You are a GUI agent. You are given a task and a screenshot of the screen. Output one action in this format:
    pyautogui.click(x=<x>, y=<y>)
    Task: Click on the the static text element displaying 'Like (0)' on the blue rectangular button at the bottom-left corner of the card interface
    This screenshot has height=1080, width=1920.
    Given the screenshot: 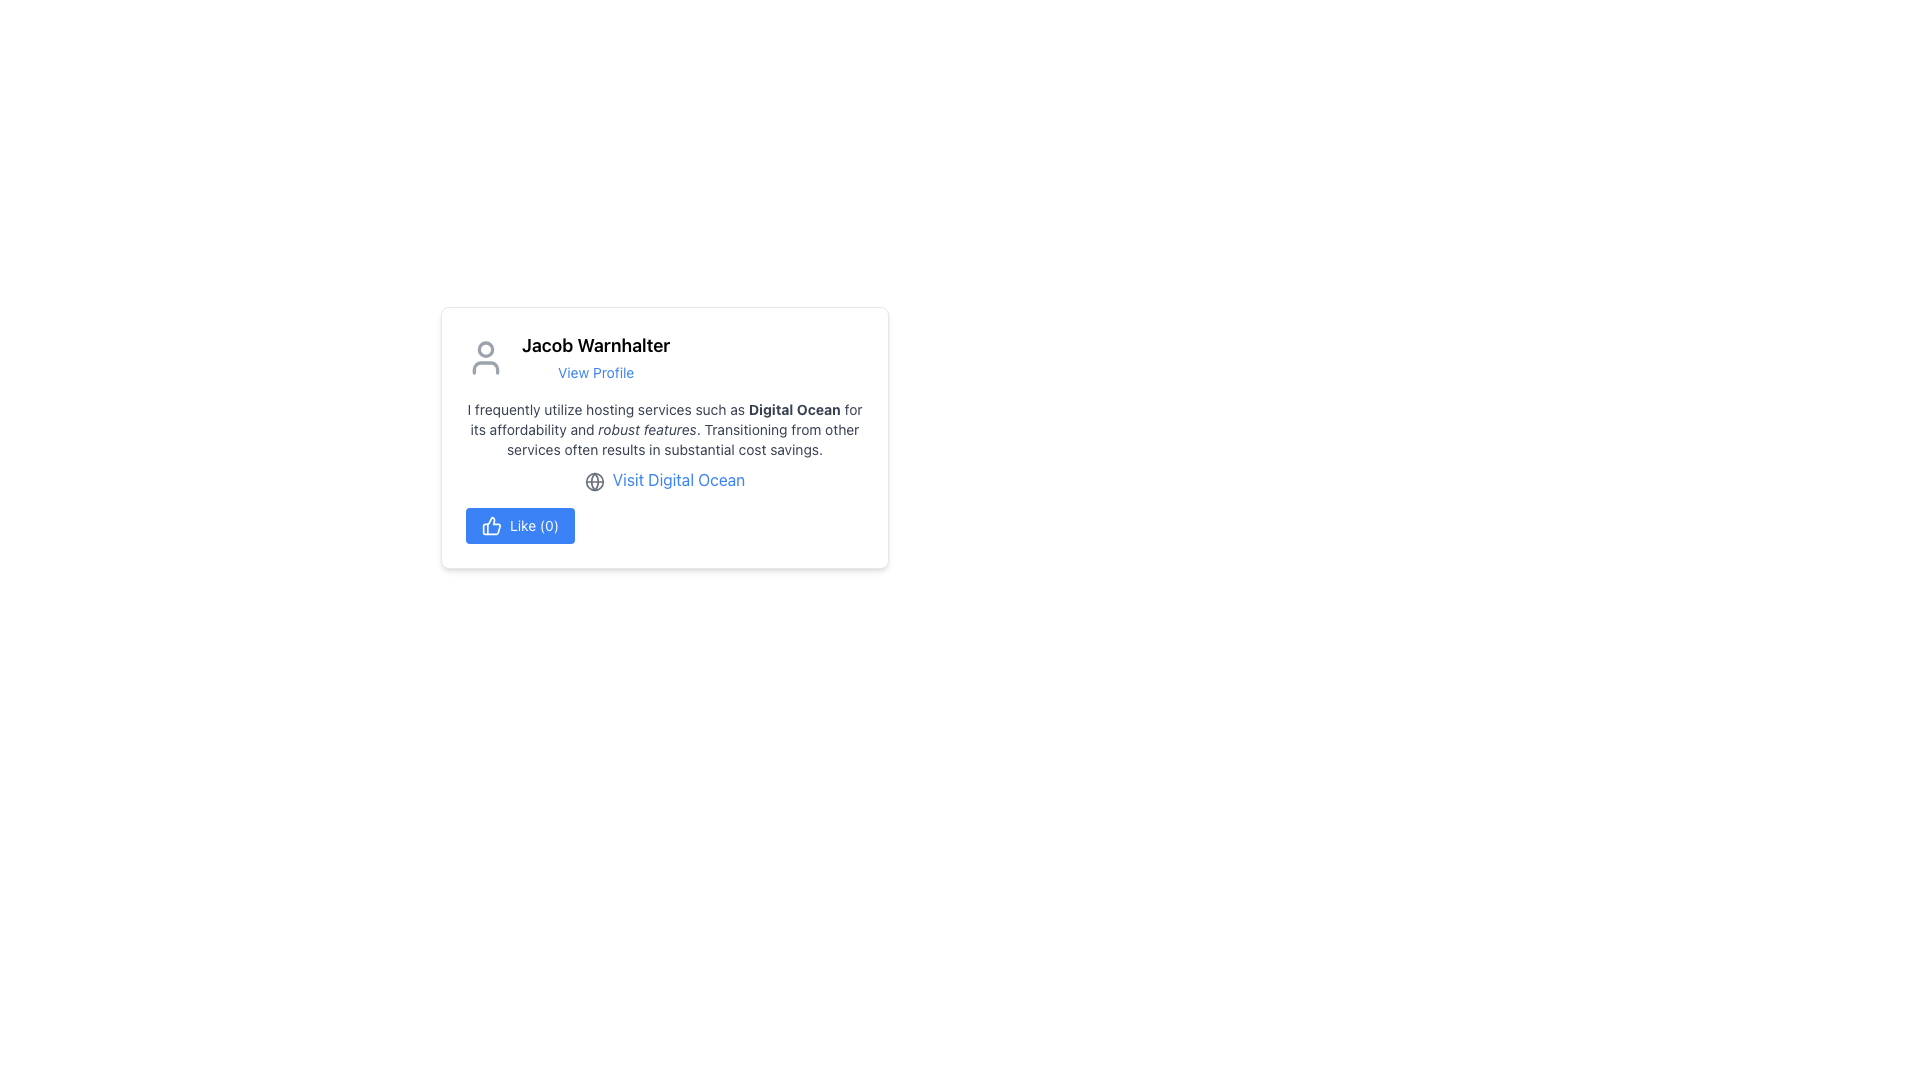 What is the action you would take?
    pyautogui.click(x=534, y=524)
    